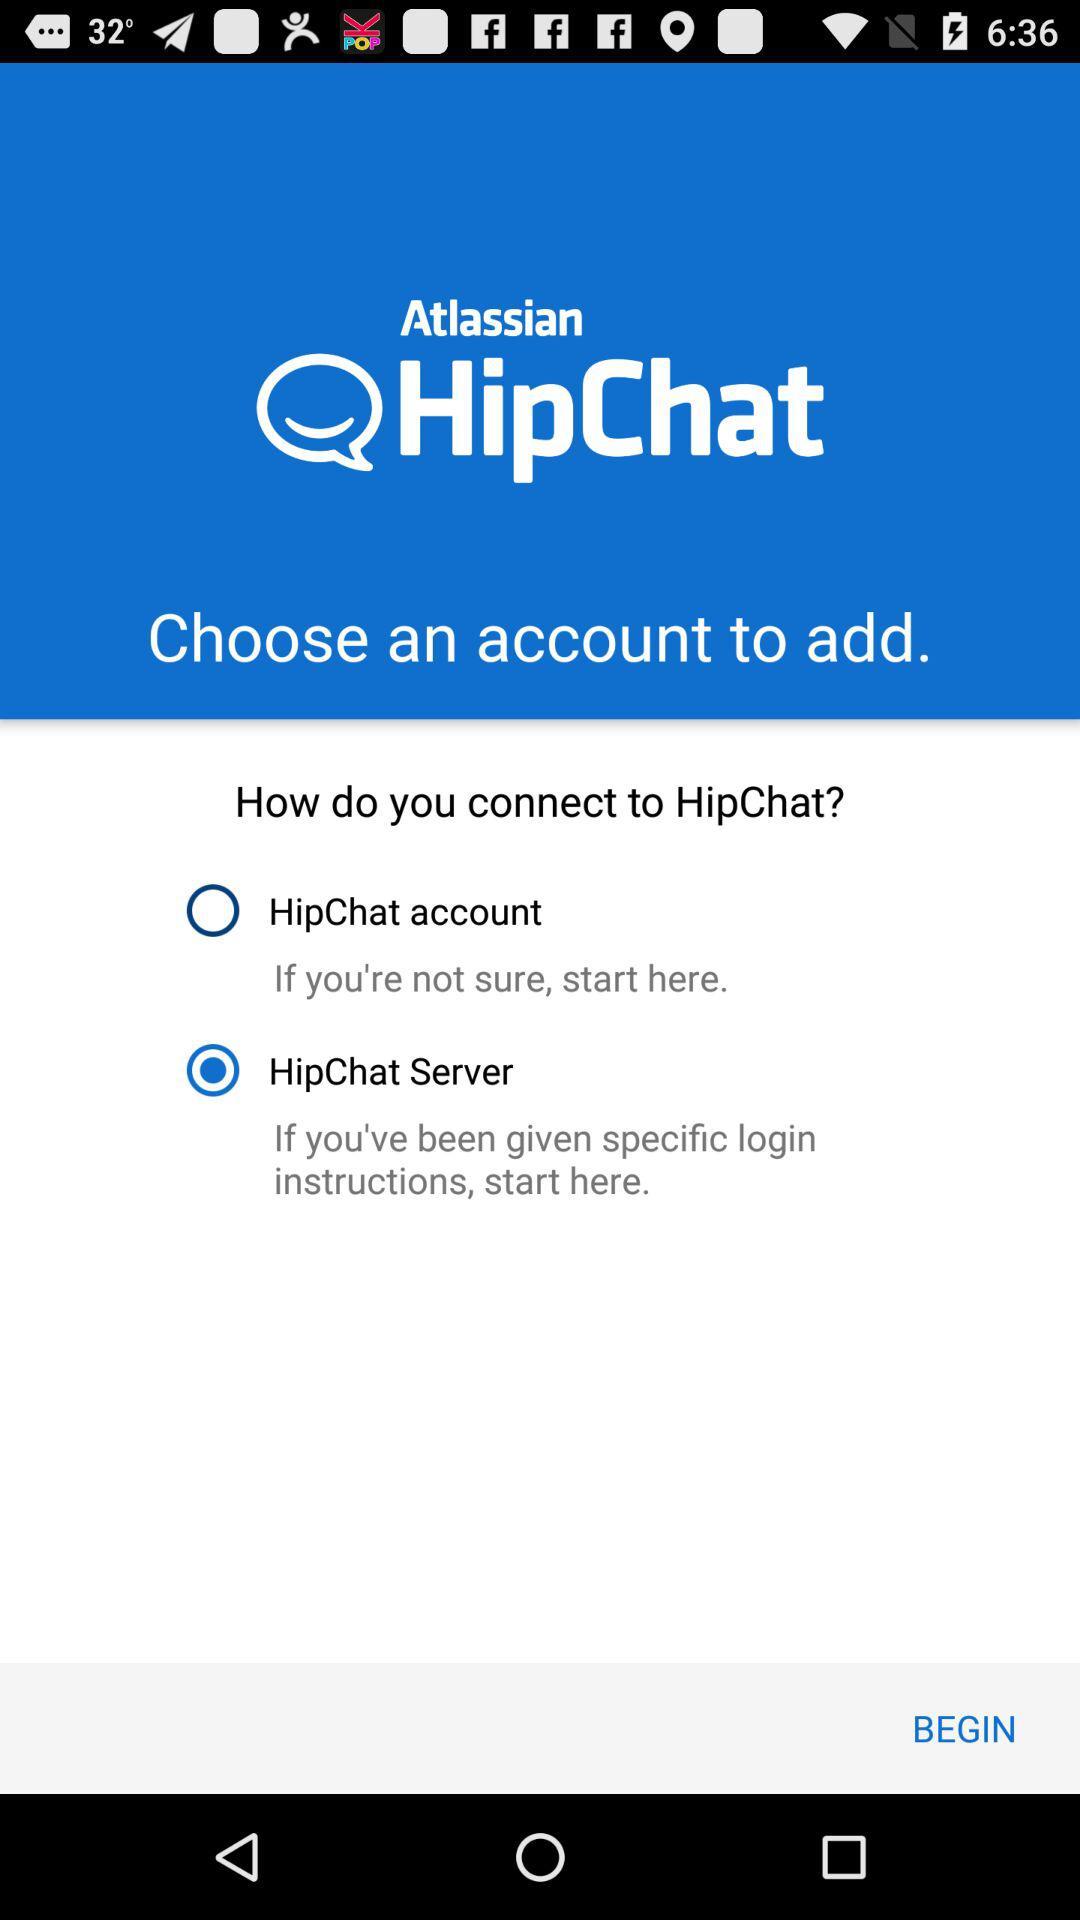  I want to click on icon below the if you ve item, so click(963, 1727).